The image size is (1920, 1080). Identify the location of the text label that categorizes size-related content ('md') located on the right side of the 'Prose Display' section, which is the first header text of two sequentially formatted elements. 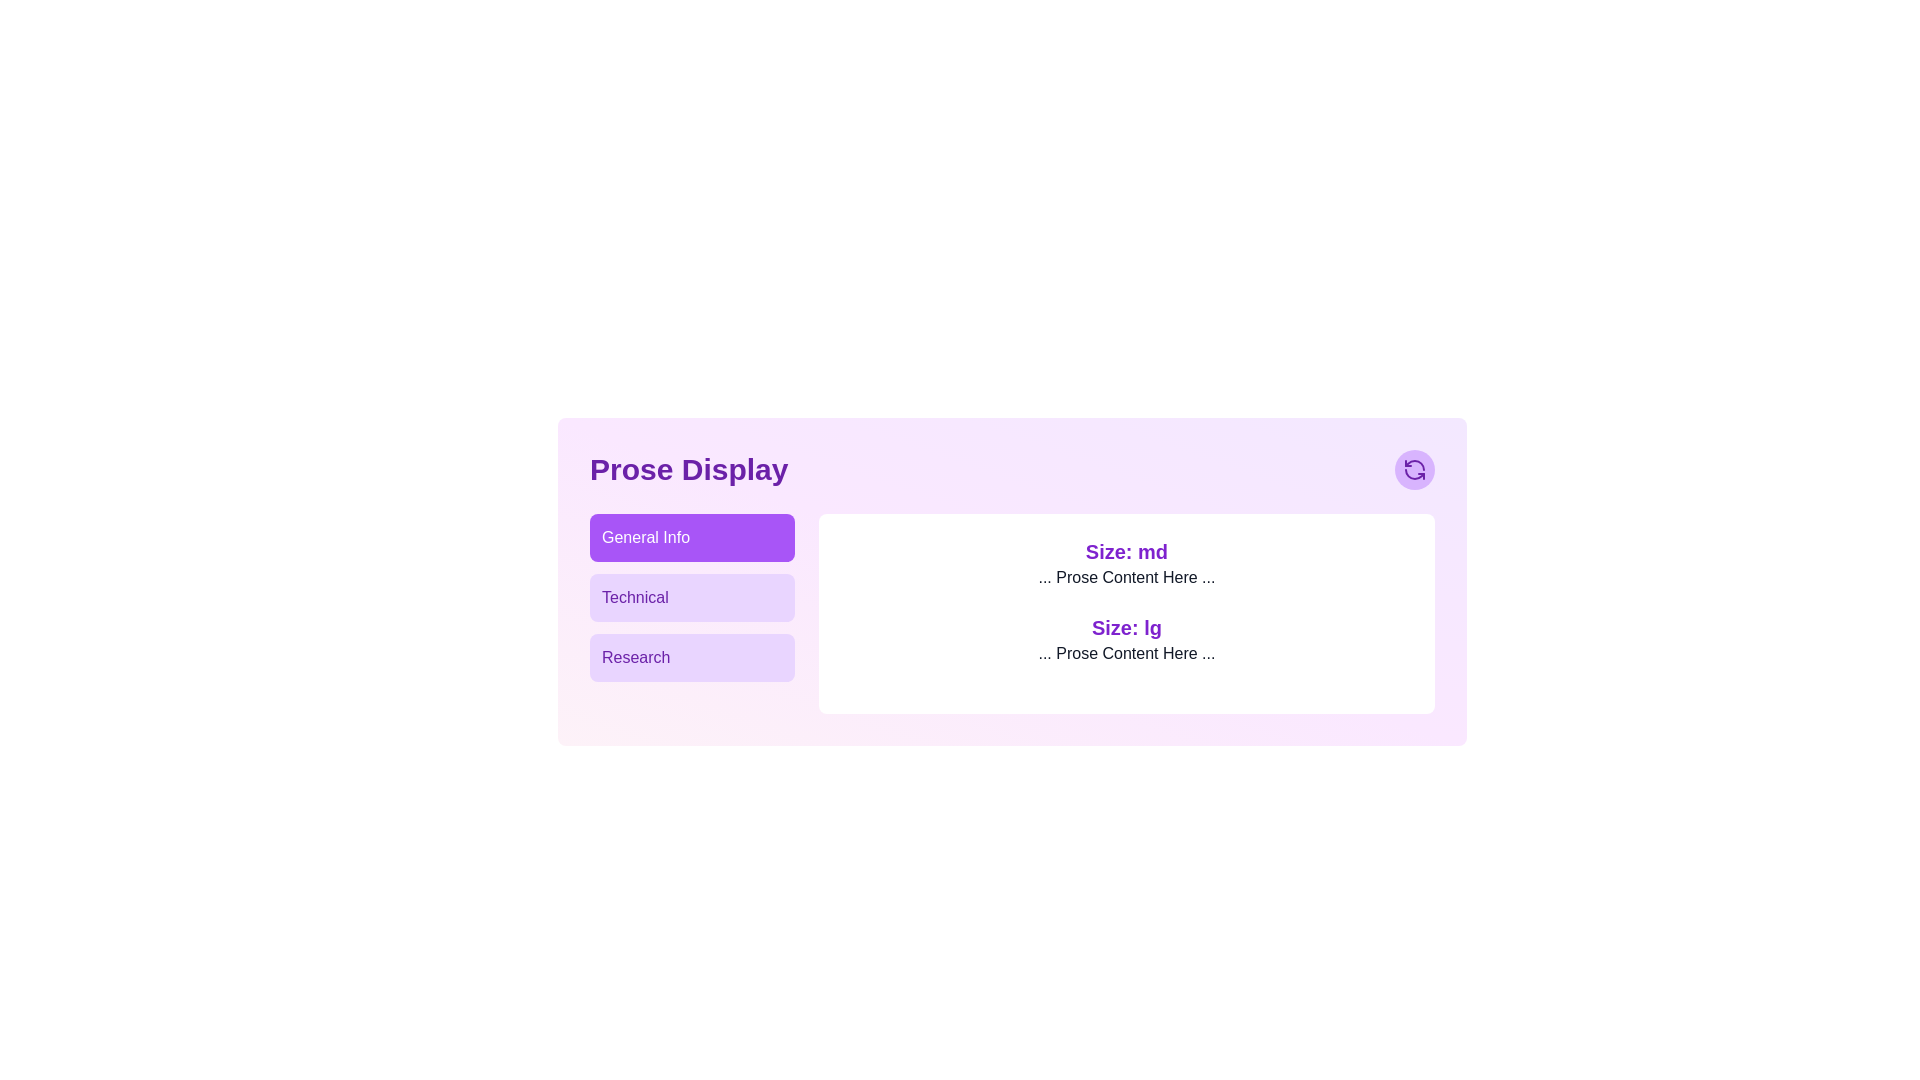
(1127, 551).